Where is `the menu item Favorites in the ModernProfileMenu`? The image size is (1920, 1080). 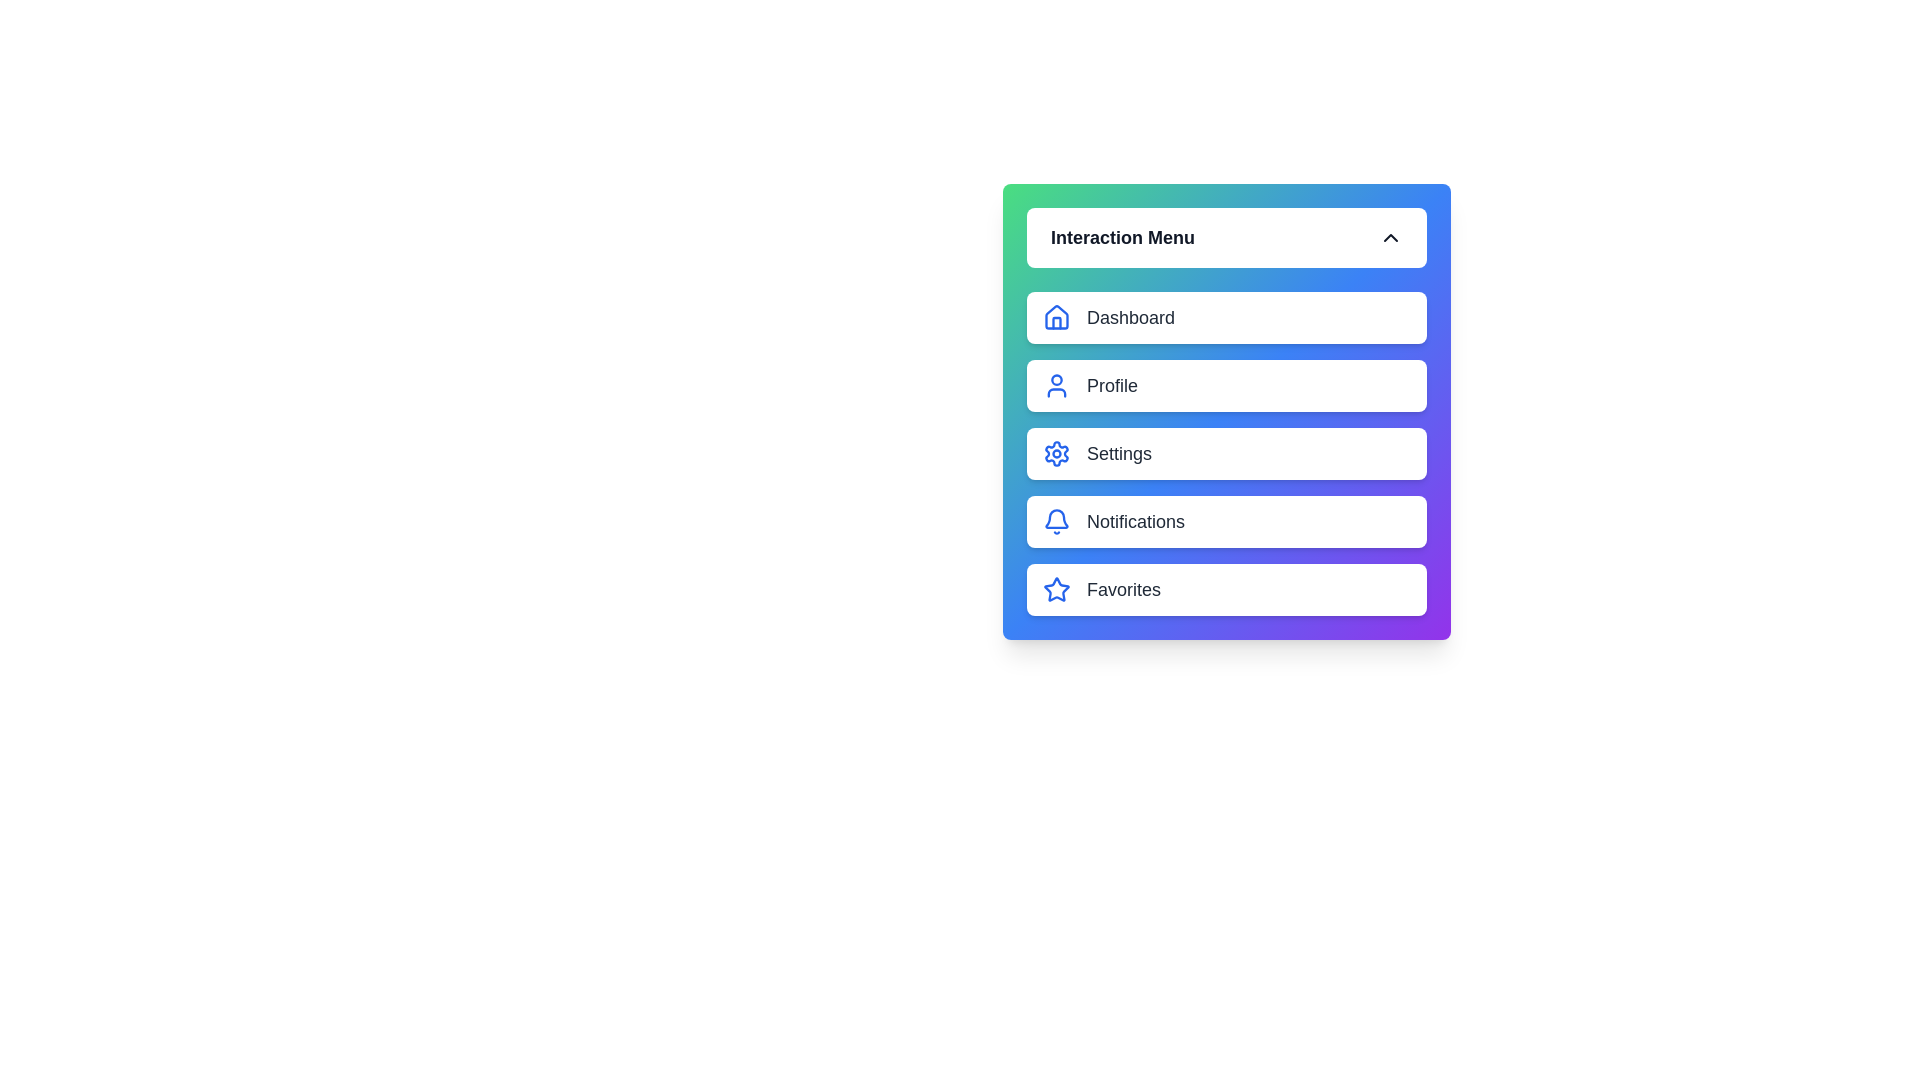
the menu item Favorites in the ModernProfileMenu is located at coordinates (1226, 589).